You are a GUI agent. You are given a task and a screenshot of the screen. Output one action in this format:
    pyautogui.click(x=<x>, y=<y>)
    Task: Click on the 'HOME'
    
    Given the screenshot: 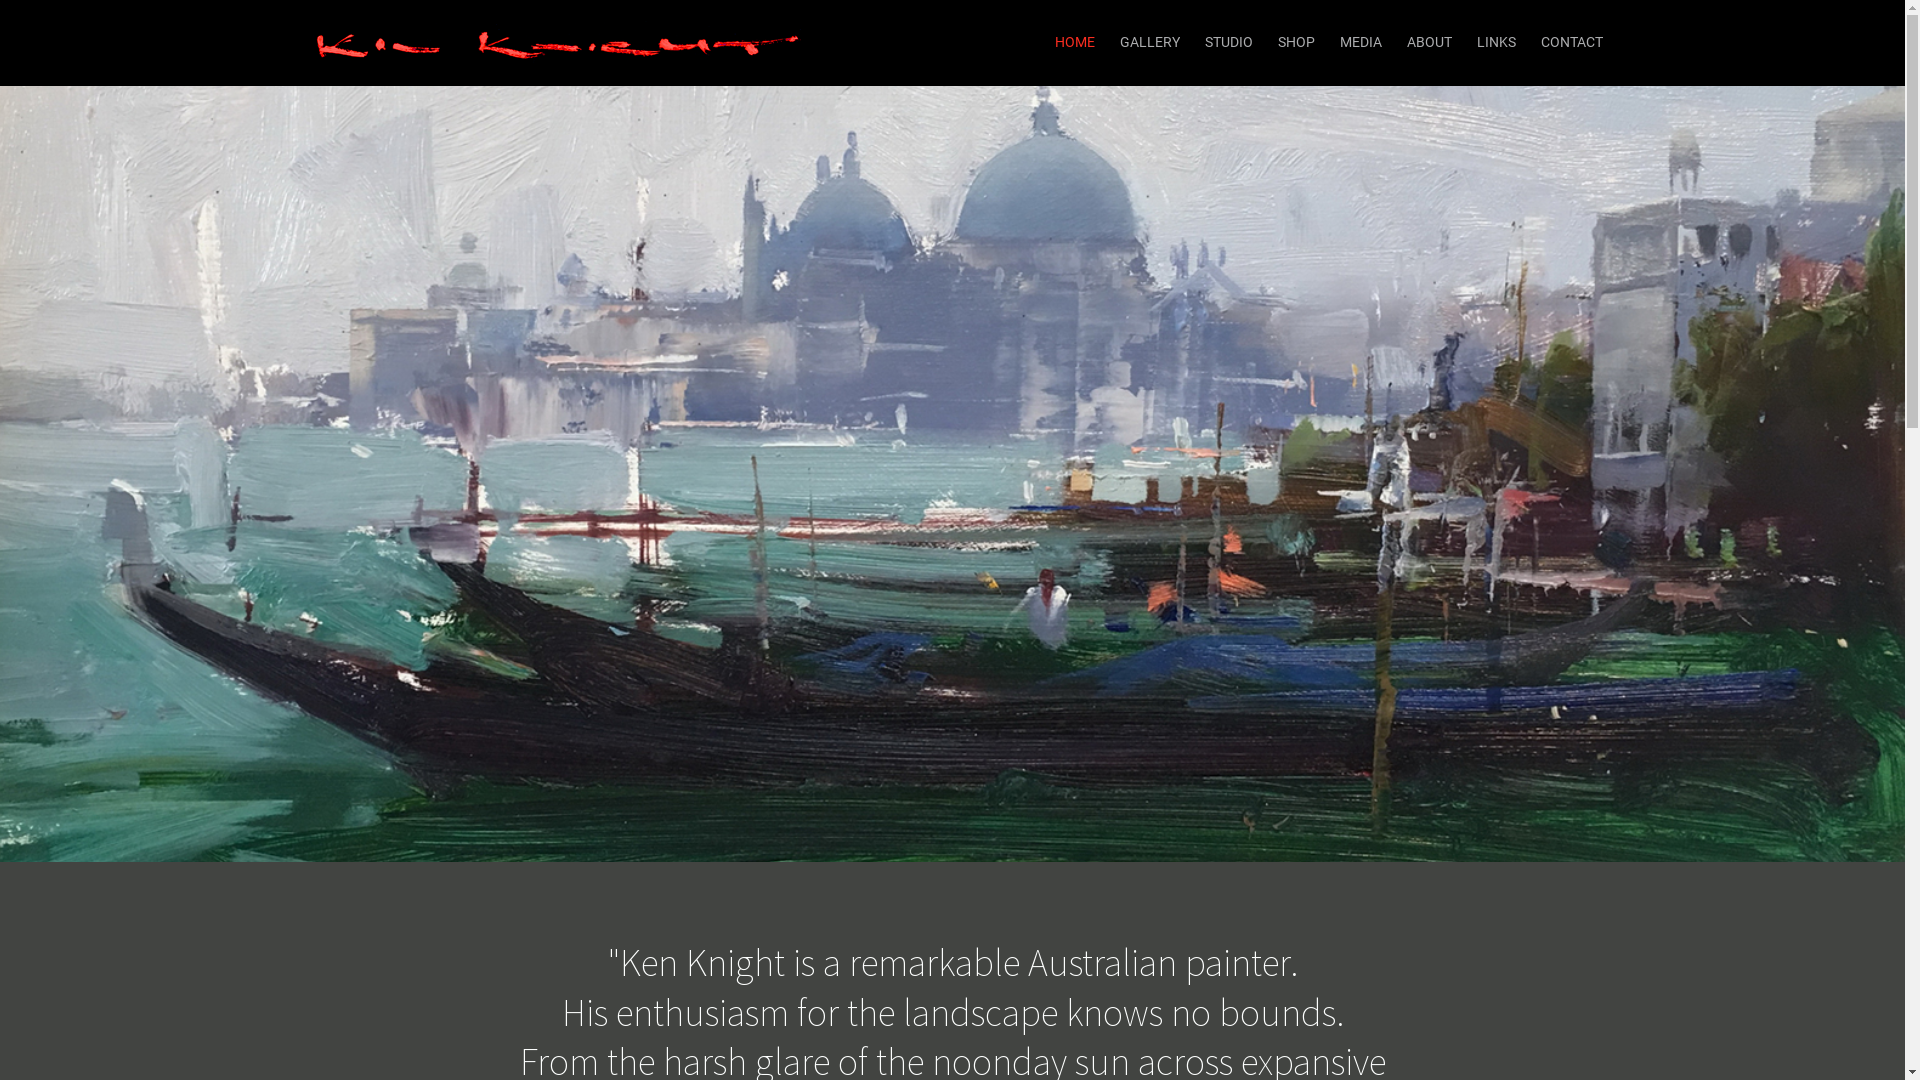 What is the action you would take?
    pyautogui.click(x=1073, y=42)
    